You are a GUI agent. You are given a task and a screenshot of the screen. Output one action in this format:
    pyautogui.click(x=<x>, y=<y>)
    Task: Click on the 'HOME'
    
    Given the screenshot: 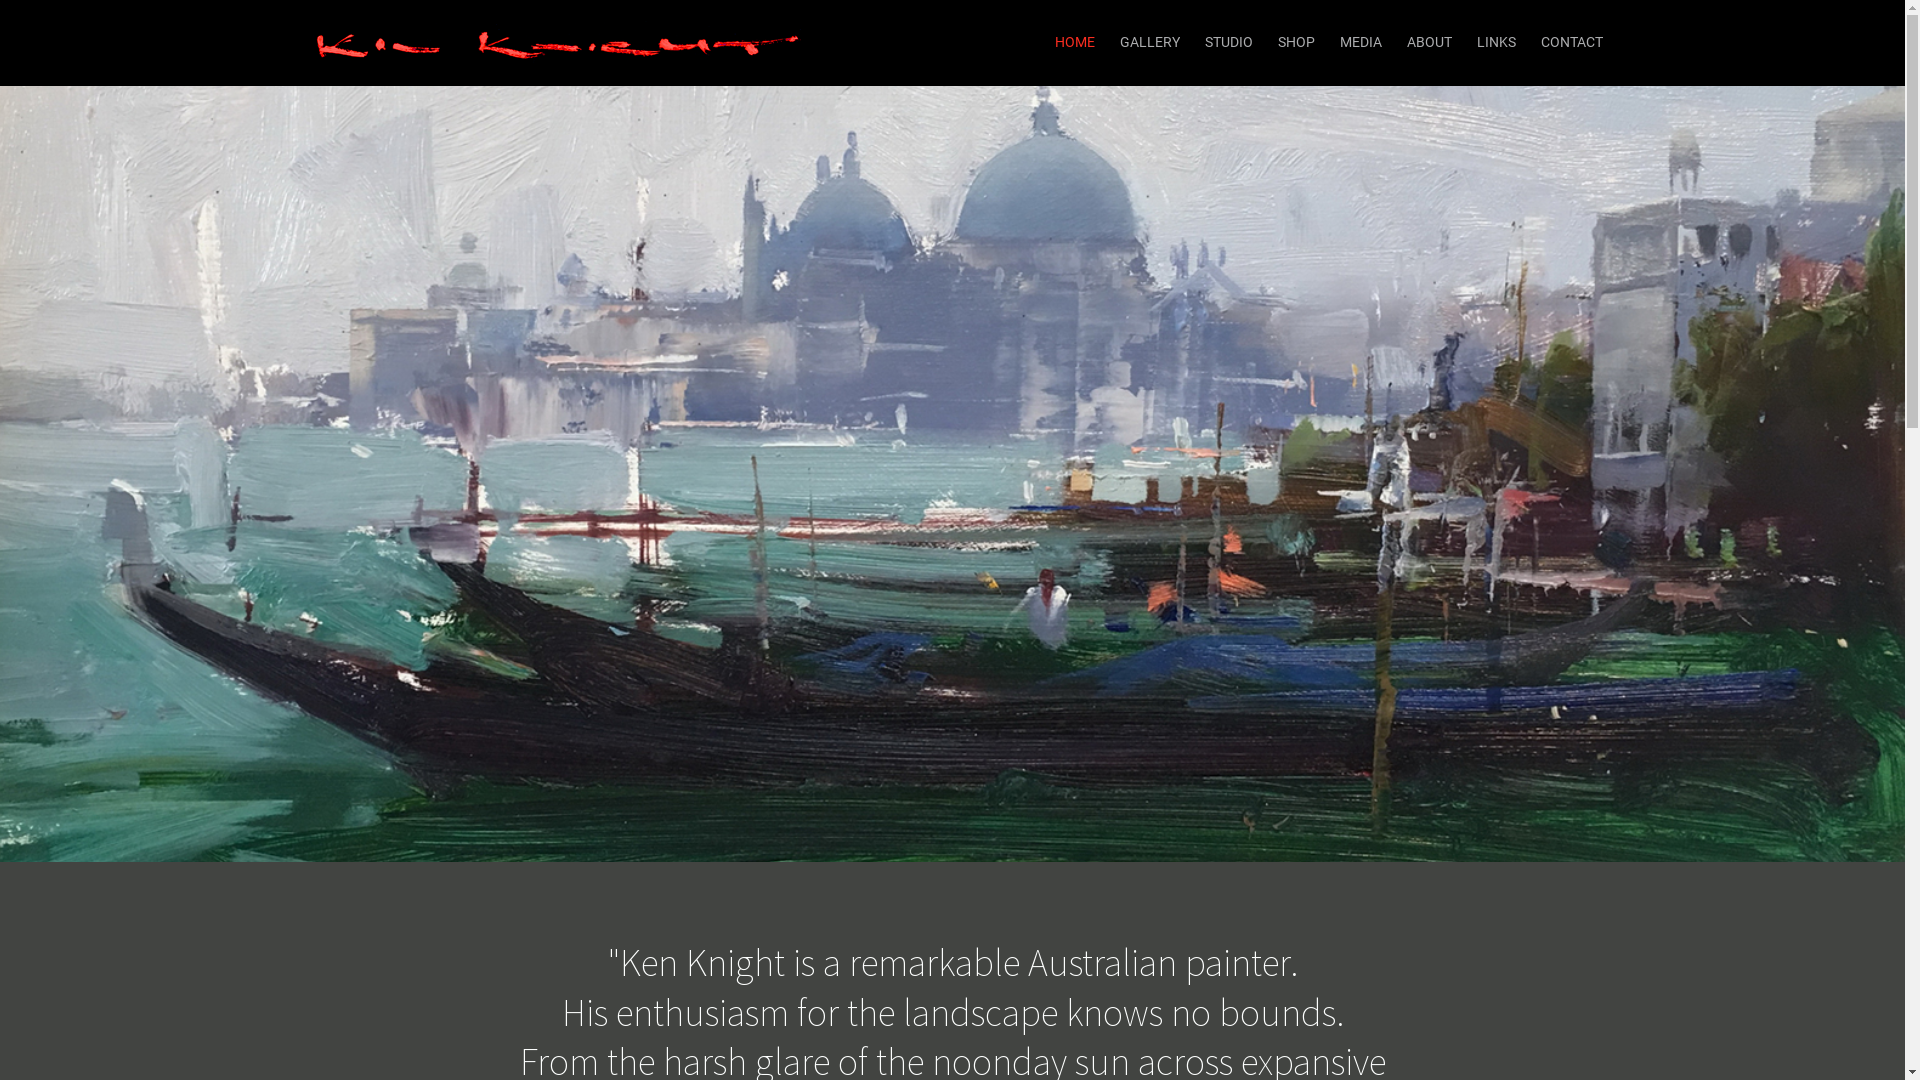 What is the action you would take?
    pyautogui.click(x=1073, y=42)
    